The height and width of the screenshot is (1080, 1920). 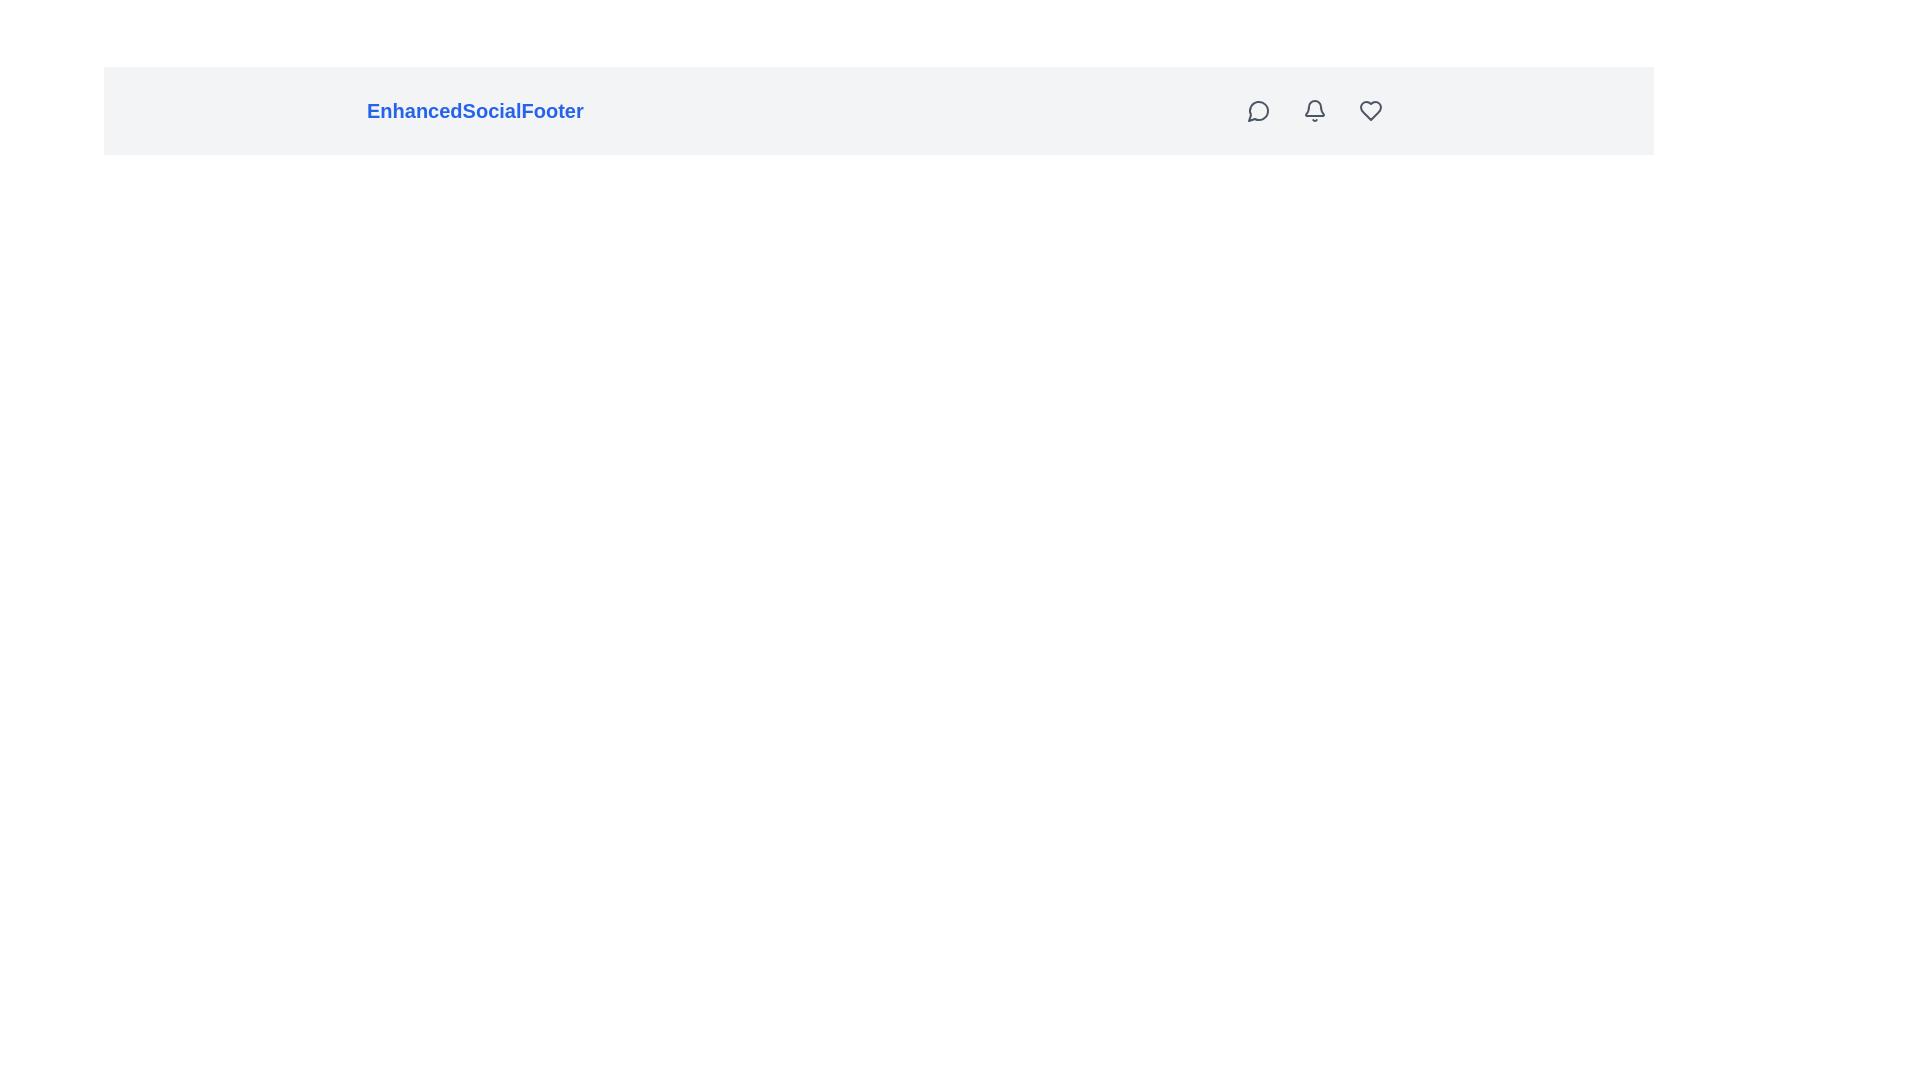 What do you see at coordinates (1315, 111) in the screenshot?
I see `the bell icon button located between the speech bubble and heart icons` at bounding box center [1315, 111].